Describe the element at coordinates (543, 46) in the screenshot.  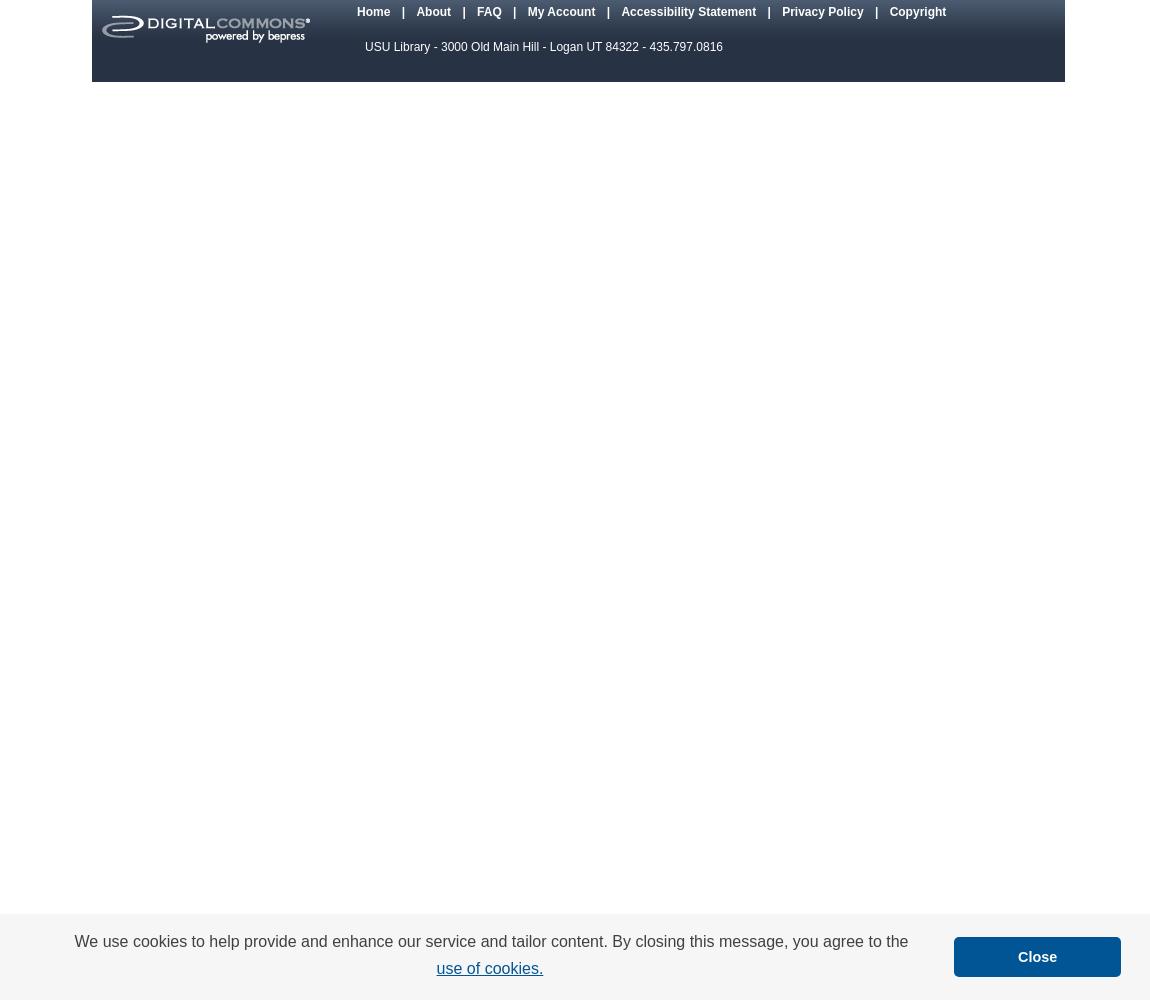
I see `'USU Library - 3000 Old Main Hill - Logan UT 84322 - 435.797.0816'` at that location.